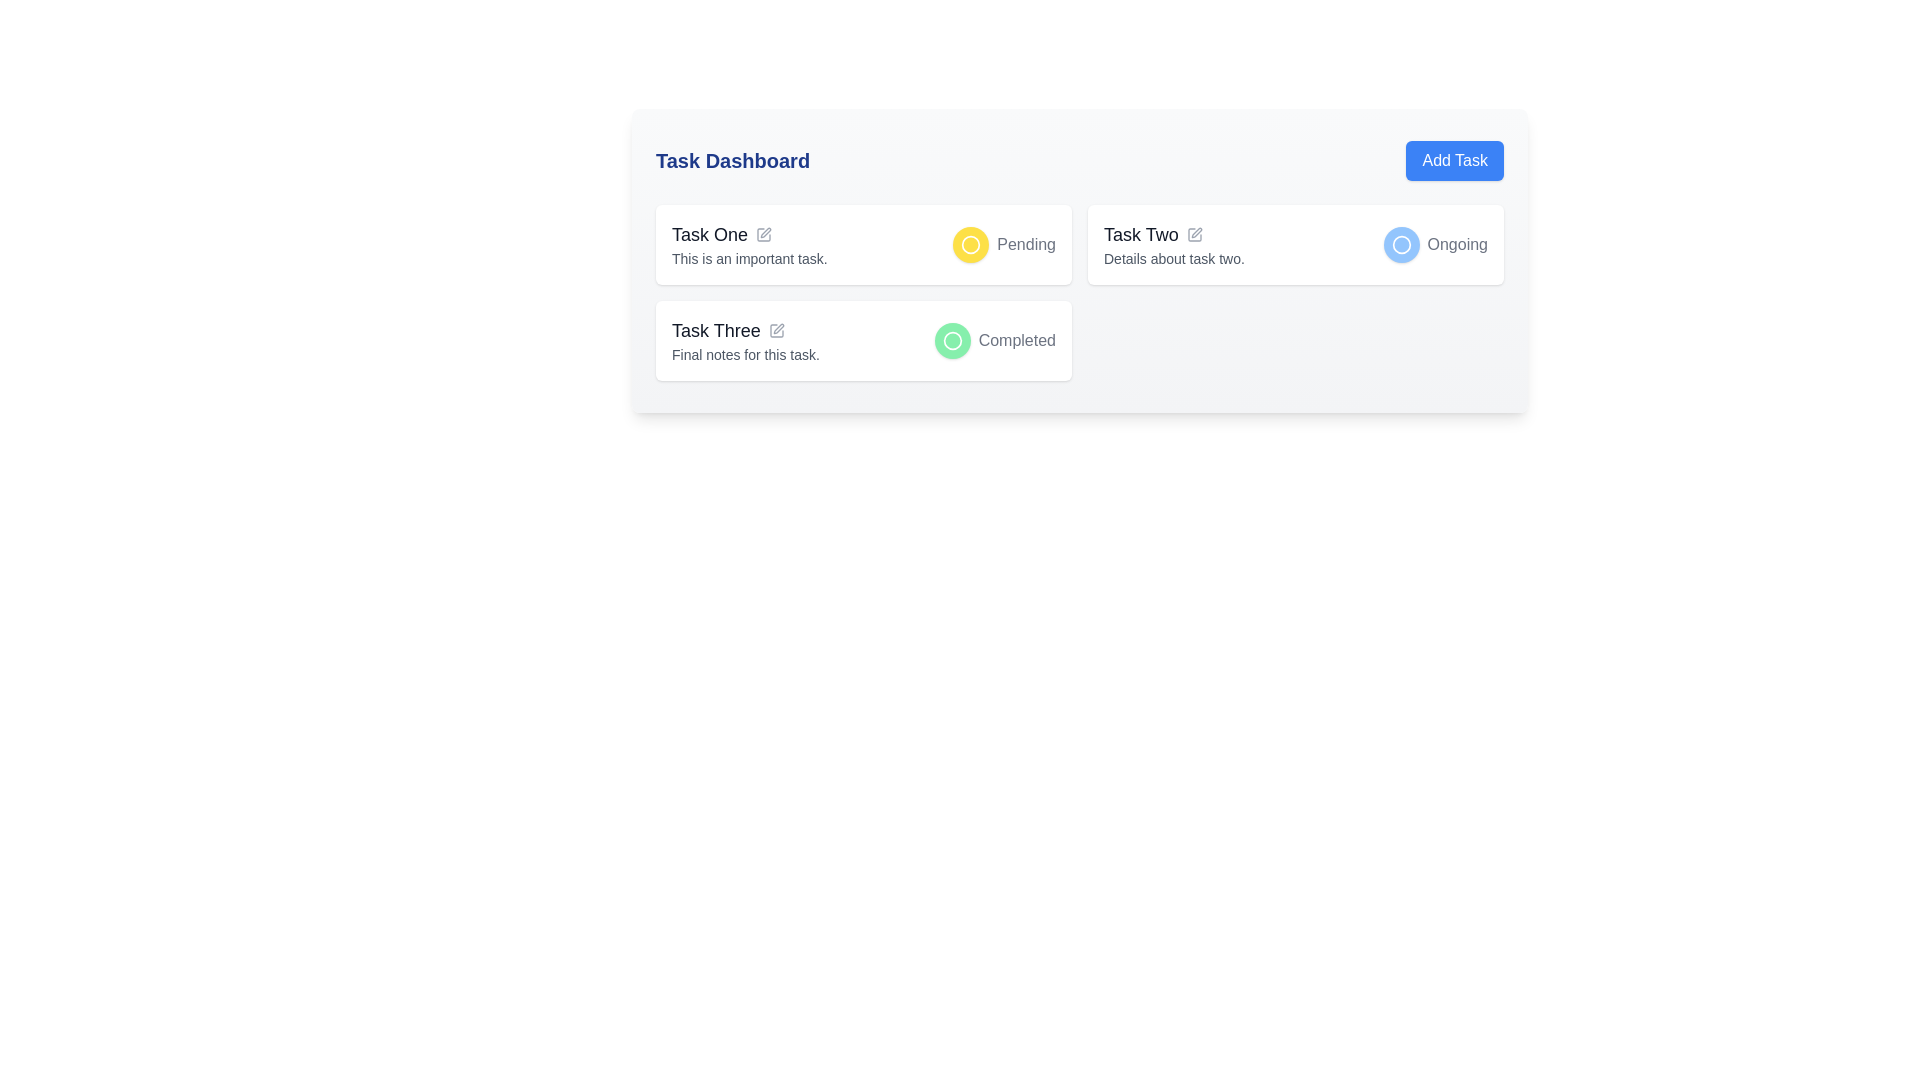 Image resolution: width=1920 pixels, height=1080 pixels. What do you see at coordinates (1174, 257) in the screenshot?
I see `the text label reading 'Details about task two.' which is styled in a small, gray font and located below the title 'Task Two' in the task card` at bounding box center [1174, 257].